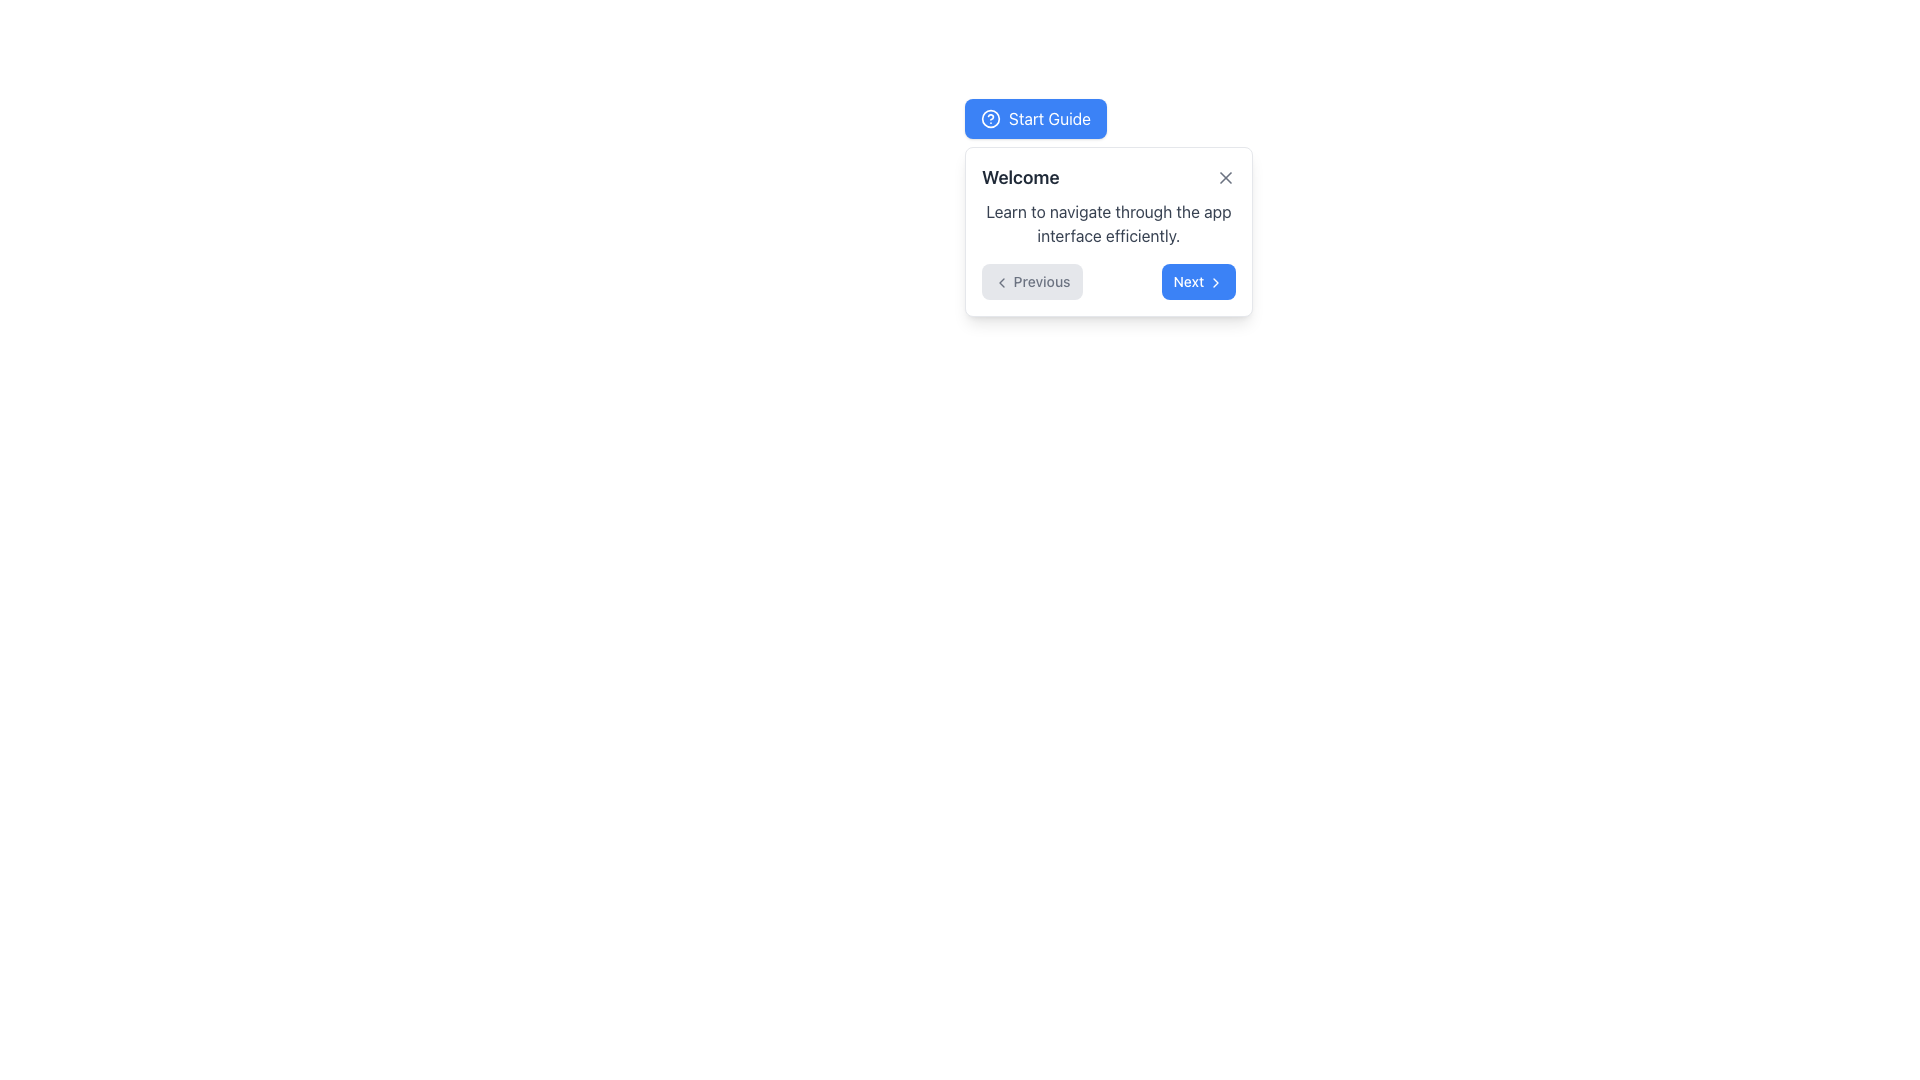 This screenshot has height=1080, width=1920. I want to click on the close button located in the top-right corner of the 'Welcome' dialog box, so click(1224, 176).